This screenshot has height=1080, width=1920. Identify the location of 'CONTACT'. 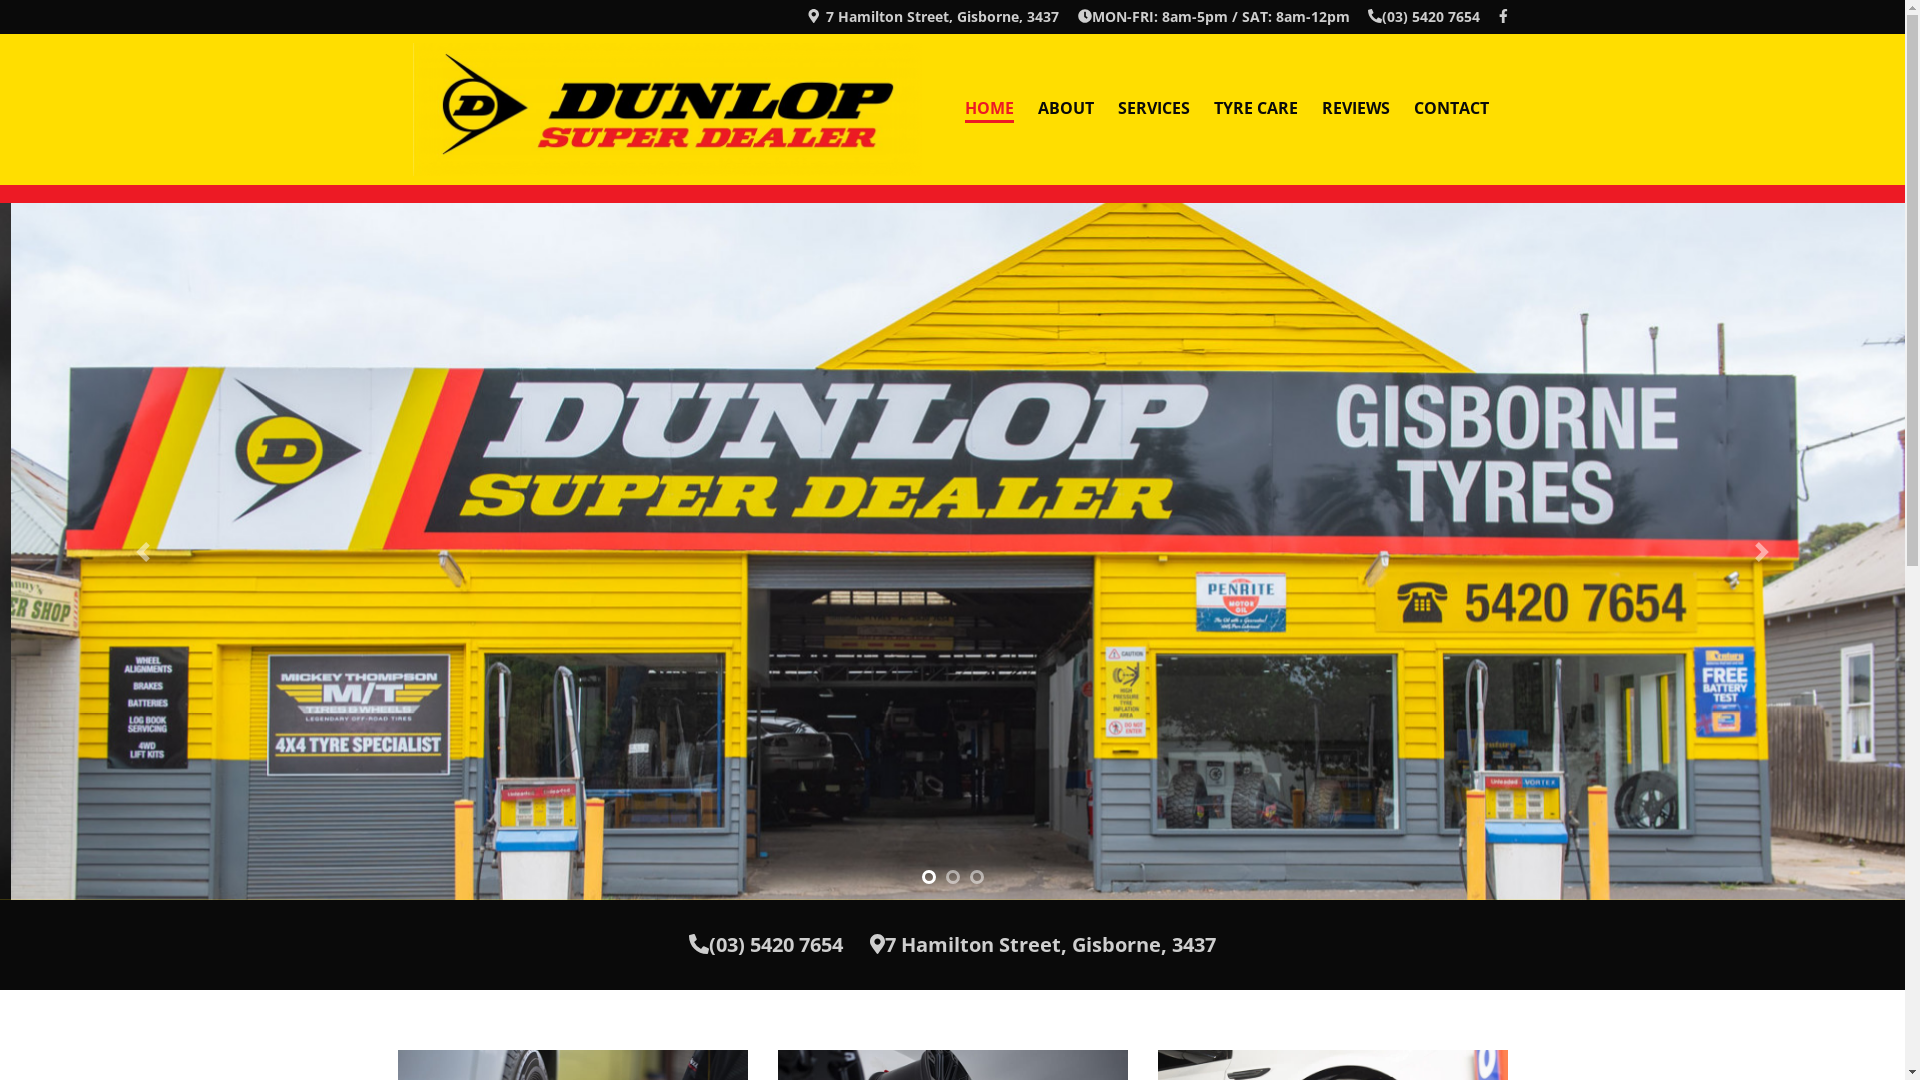
(1451, 109).